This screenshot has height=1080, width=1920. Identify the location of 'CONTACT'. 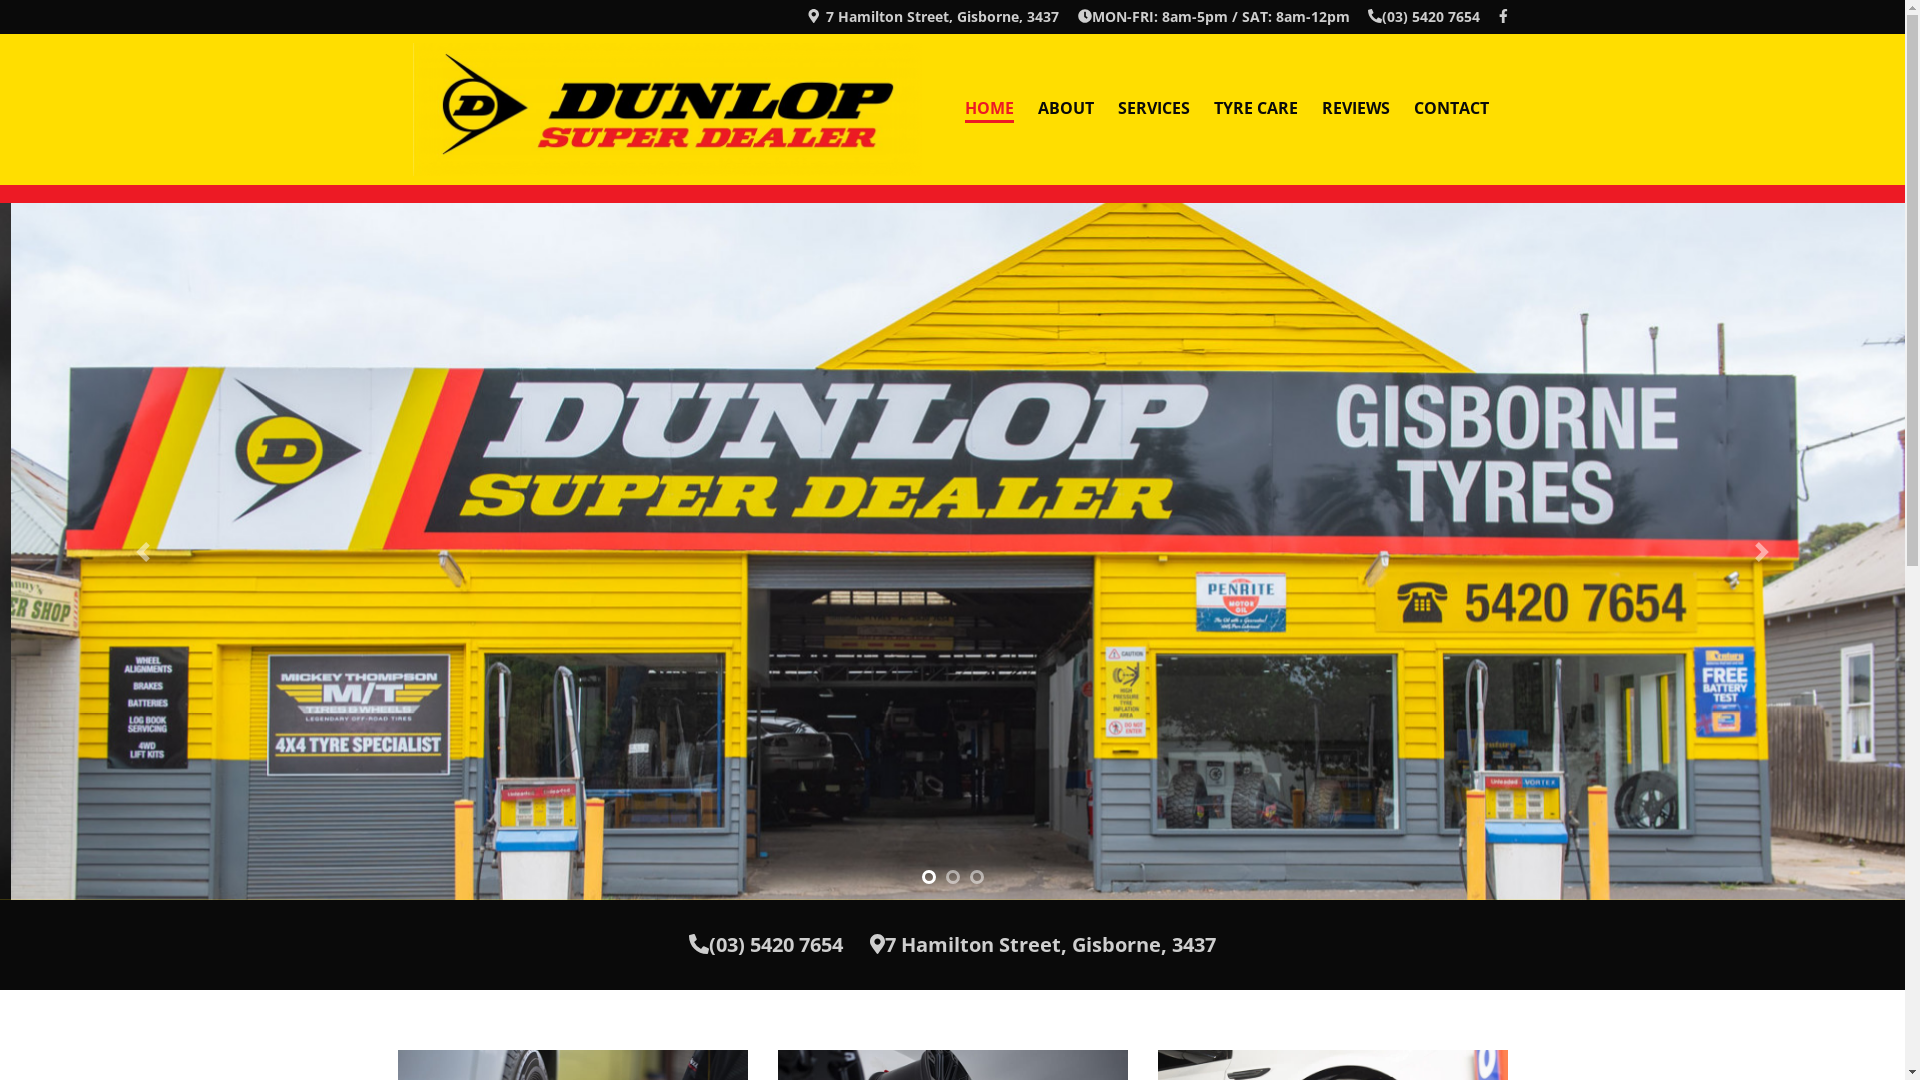
(1451, 109).